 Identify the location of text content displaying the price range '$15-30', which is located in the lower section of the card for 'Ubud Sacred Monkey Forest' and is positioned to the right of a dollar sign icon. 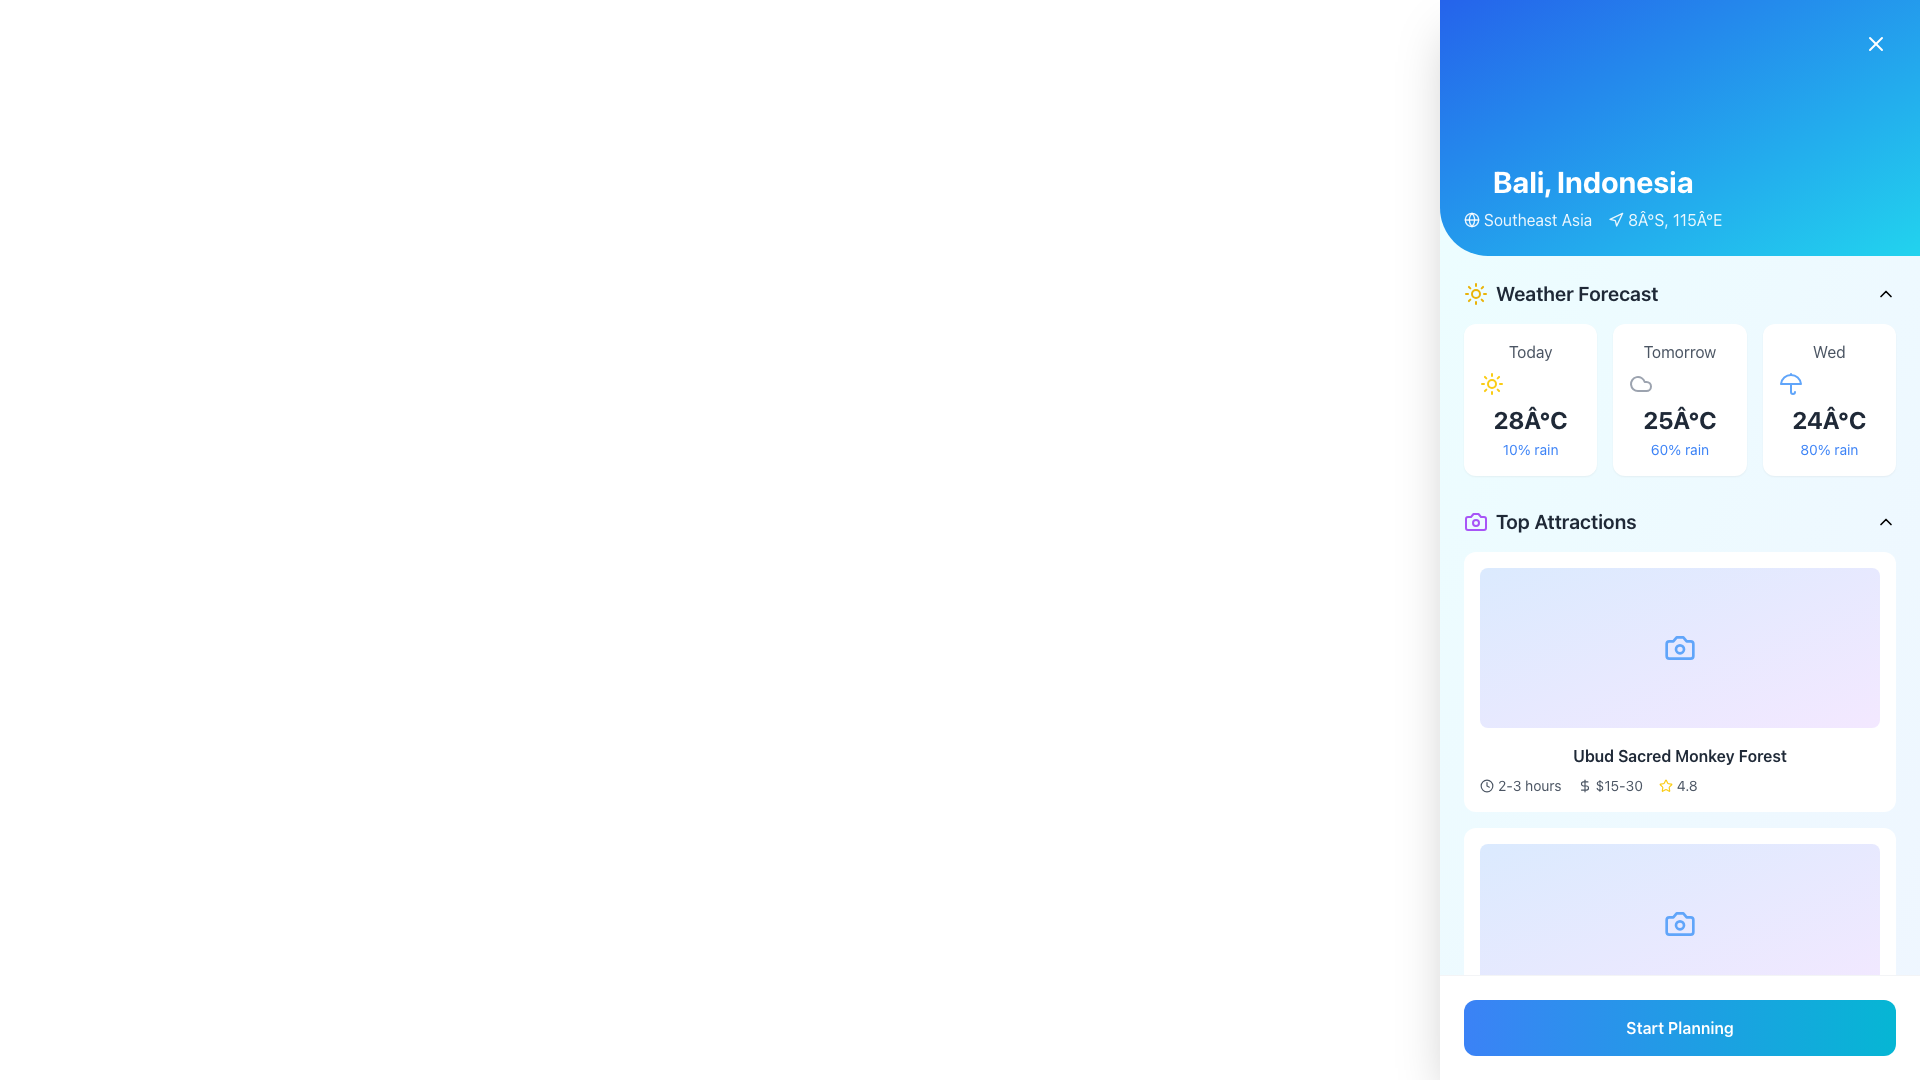
(1619, 785).